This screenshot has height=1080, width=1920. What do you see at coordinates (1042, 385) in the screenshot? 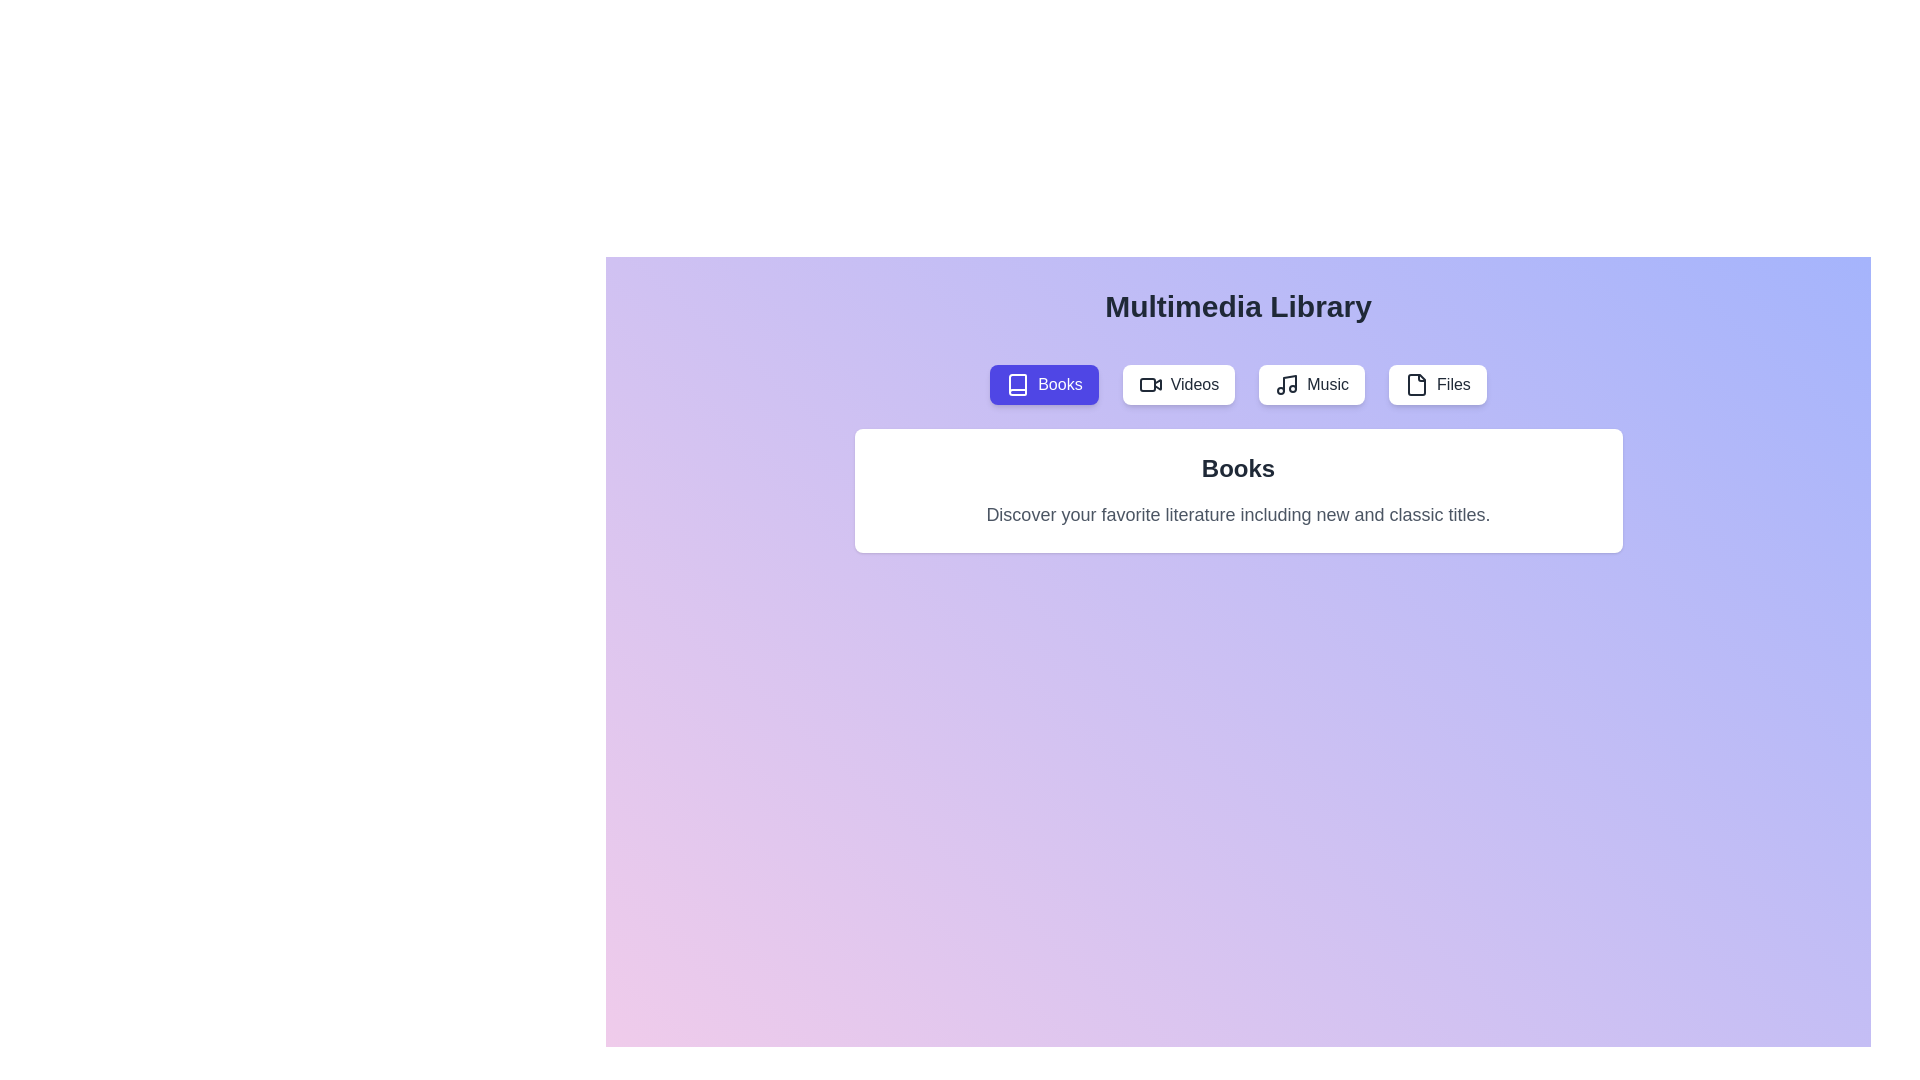
I see `the tab labeled Books to activate it` at bounding box center [1042, 385].